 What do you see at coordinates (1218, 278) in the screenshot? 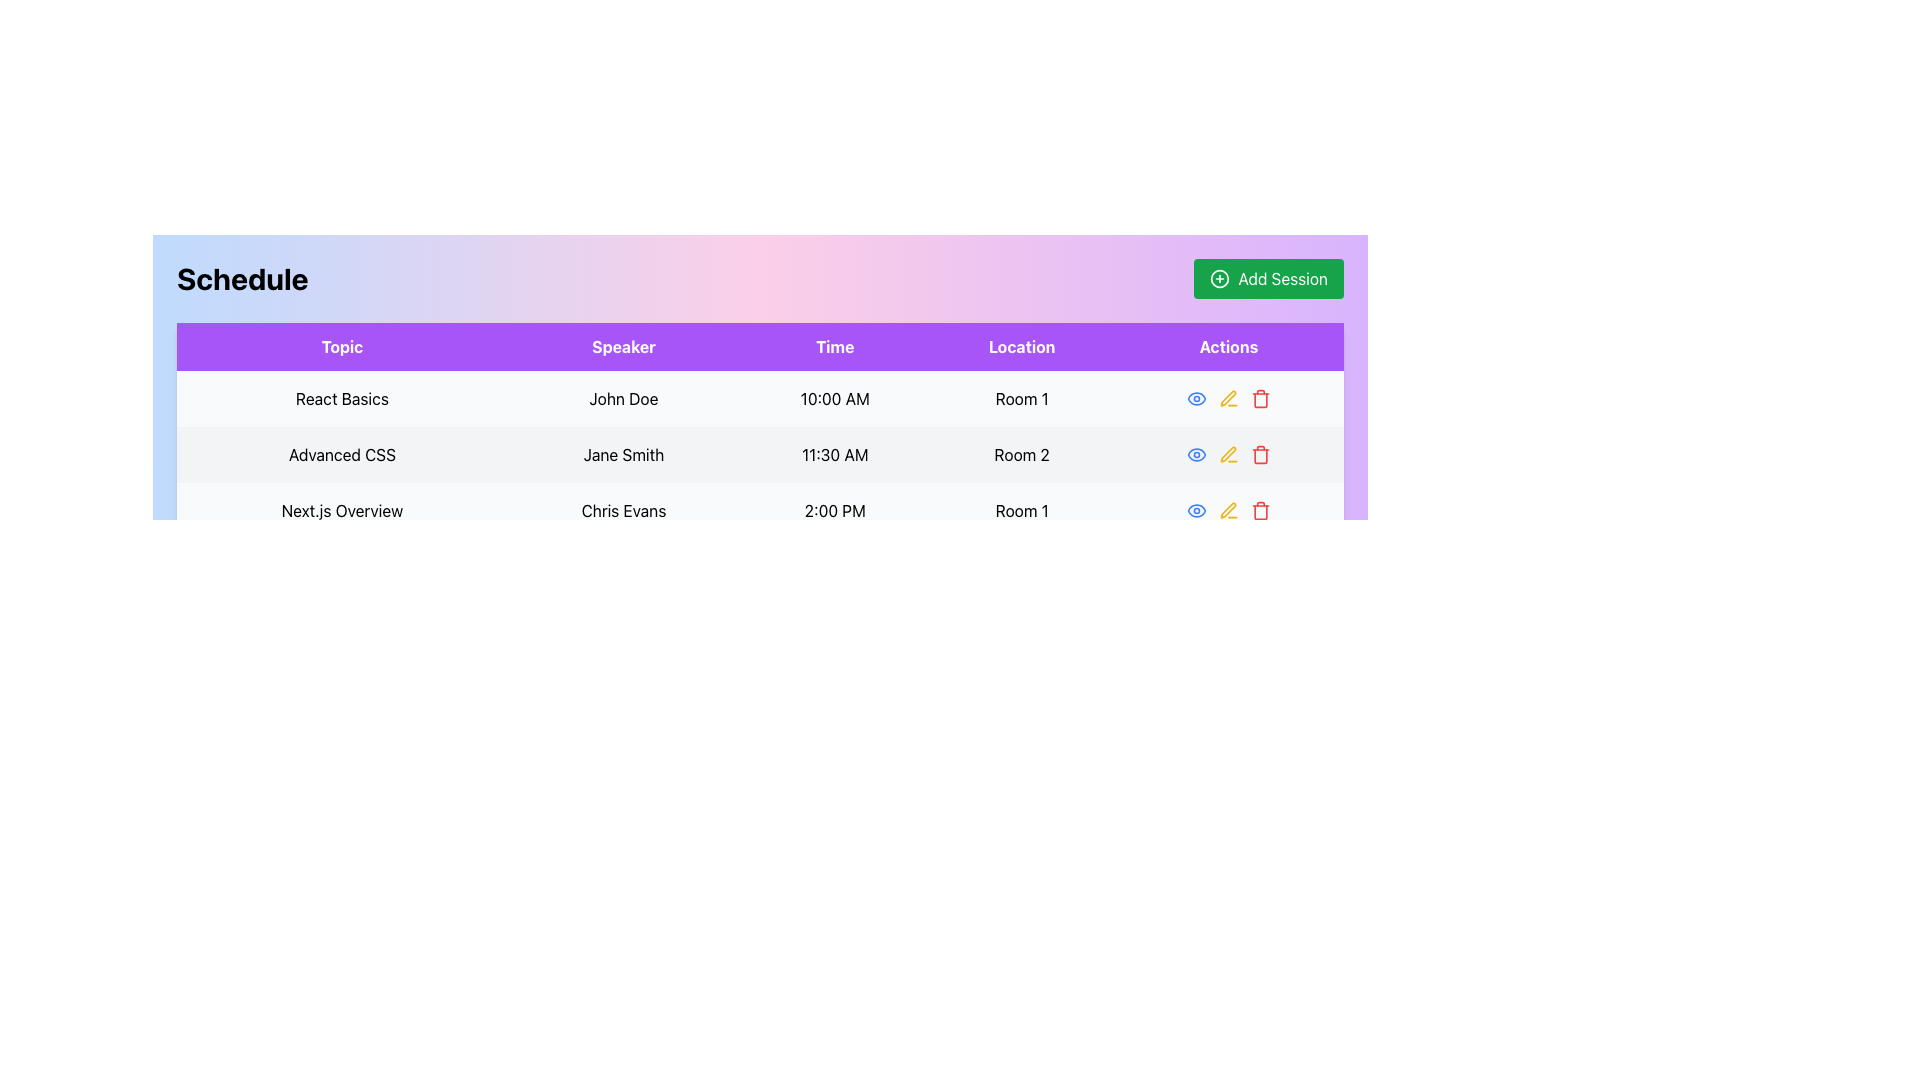
I see `the circular icon with a cross inside it, which is part of the green 'Add Session' button located at the top-right corner of the page, to initiate the add session action` at bounding box center [1218, 278].